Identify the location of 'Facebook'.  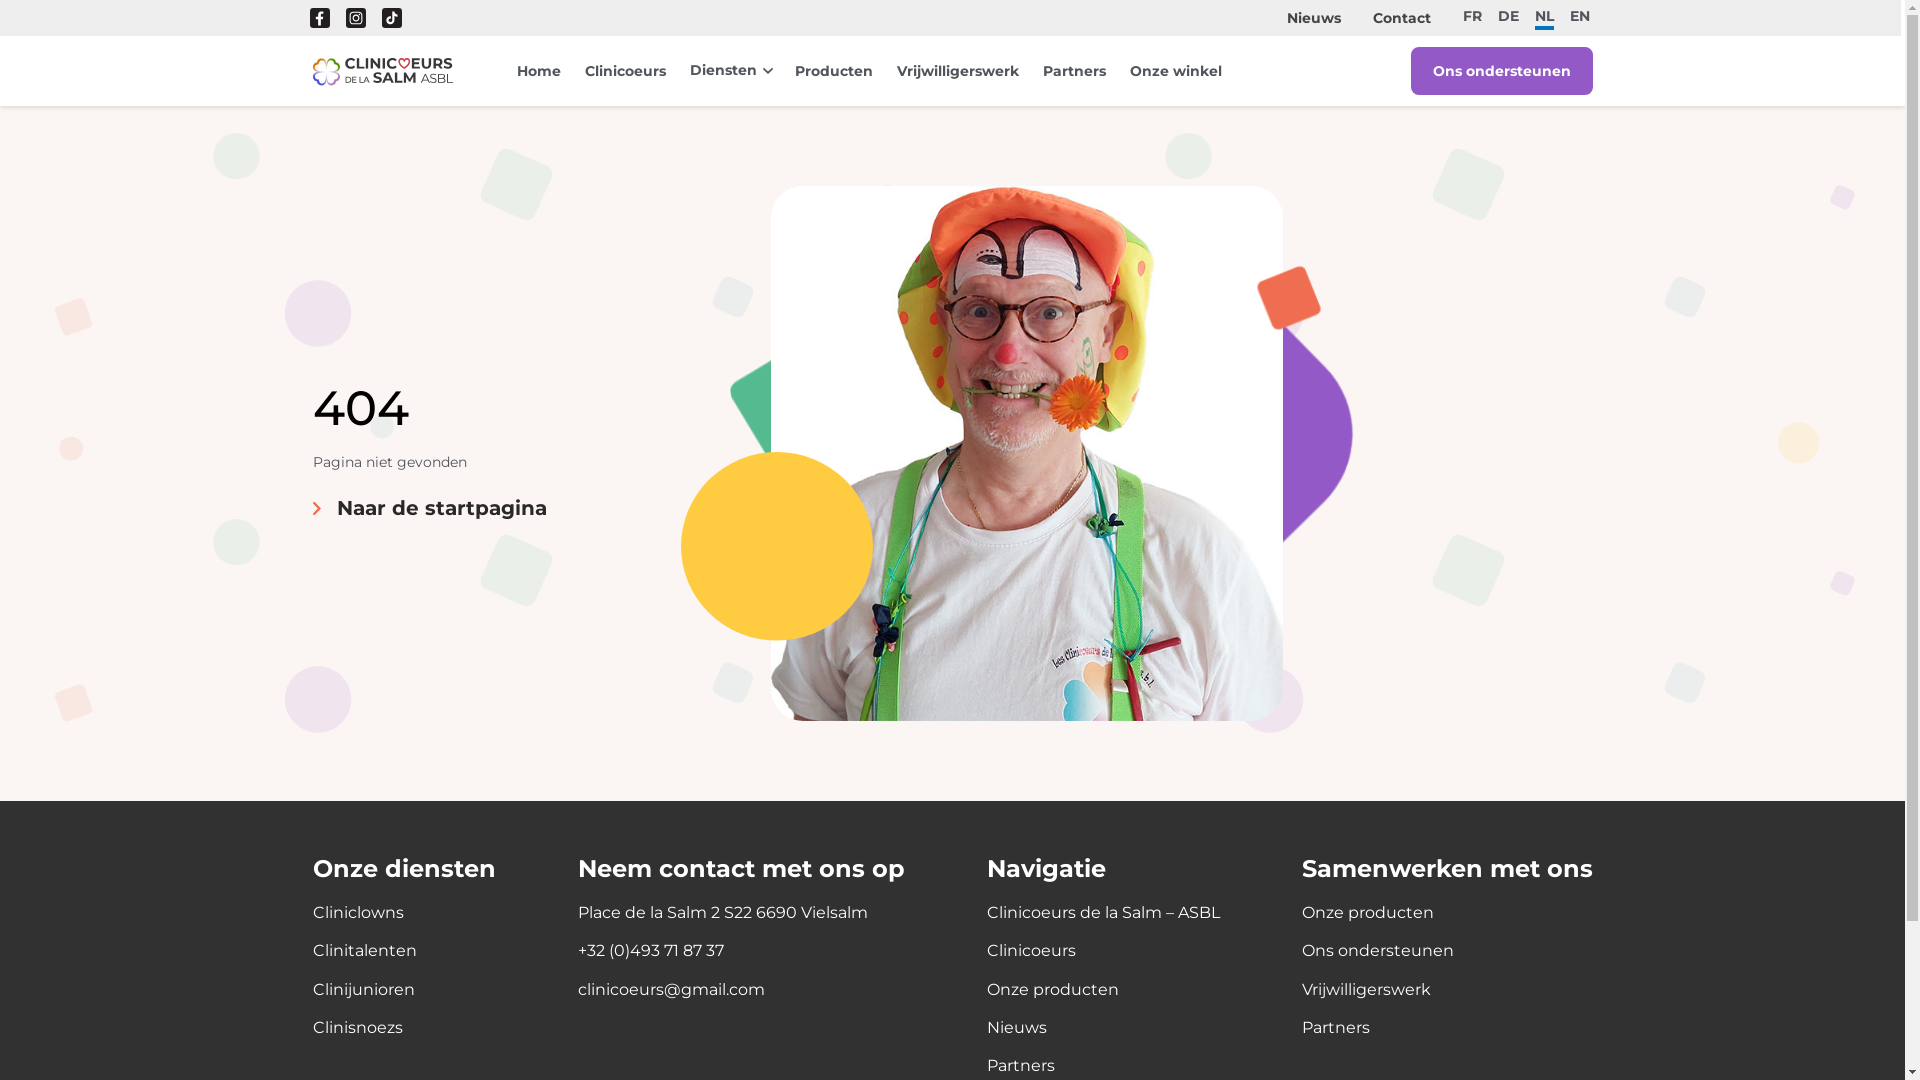
(320, 18).